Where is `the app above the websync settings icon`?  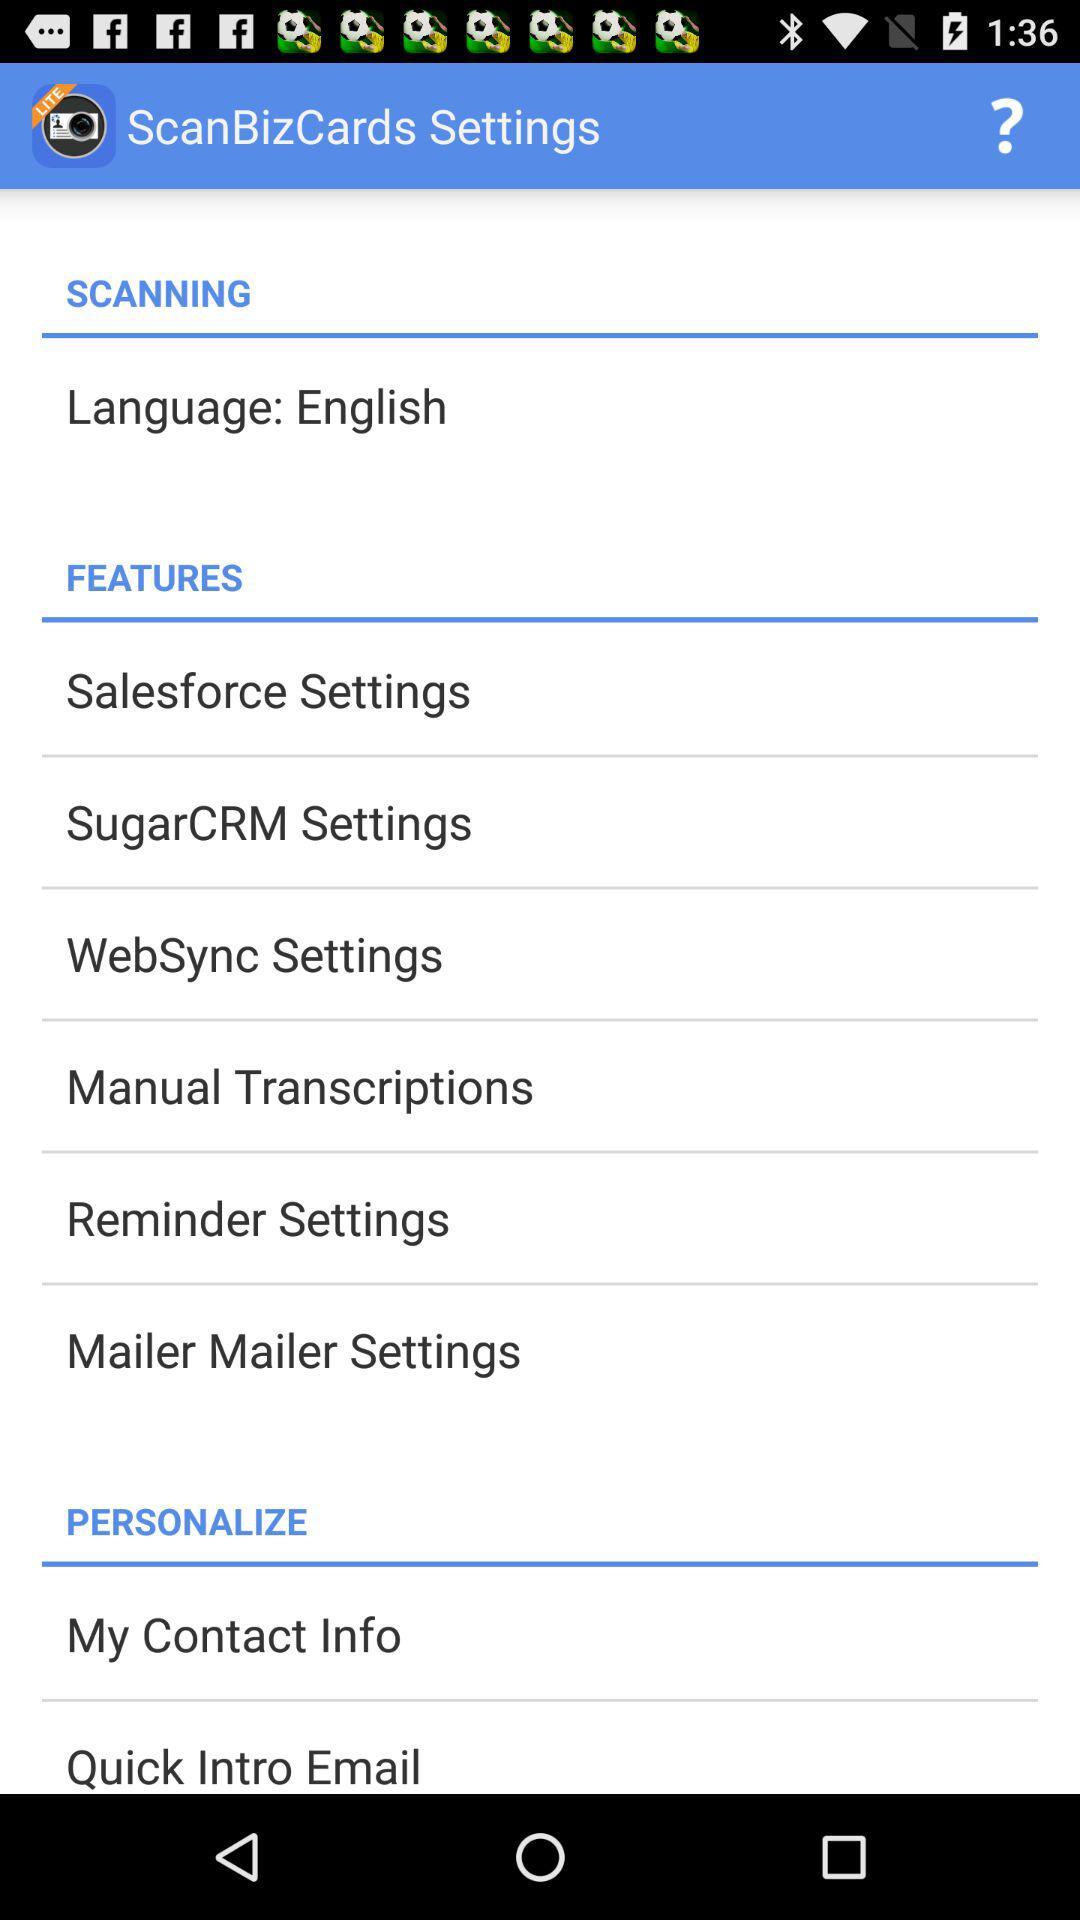 the app above the websync settings icon is located at coordinates (551, 821).